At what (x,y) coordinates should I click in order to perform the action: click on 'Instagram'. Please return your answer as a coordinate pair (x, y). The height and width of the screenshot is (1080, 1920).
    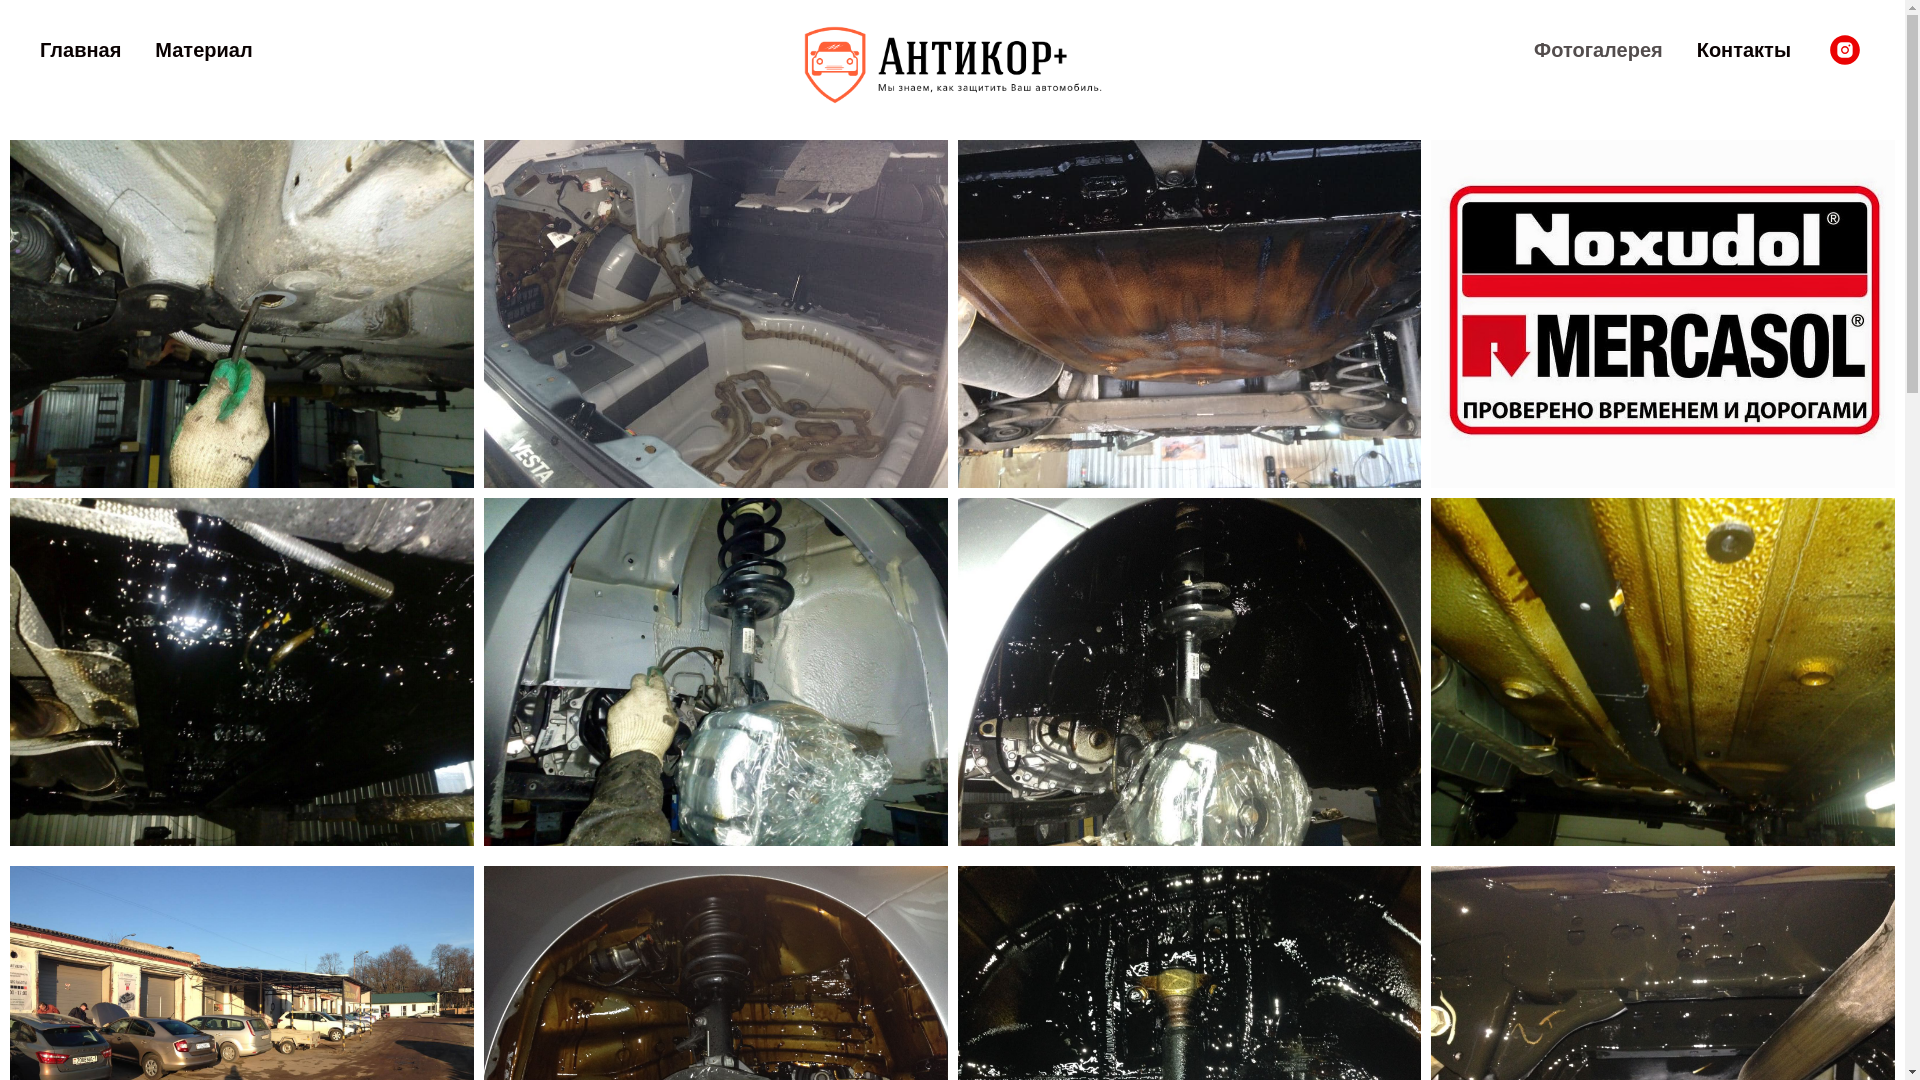
    Looking at the image, I should click on (1829, 49).